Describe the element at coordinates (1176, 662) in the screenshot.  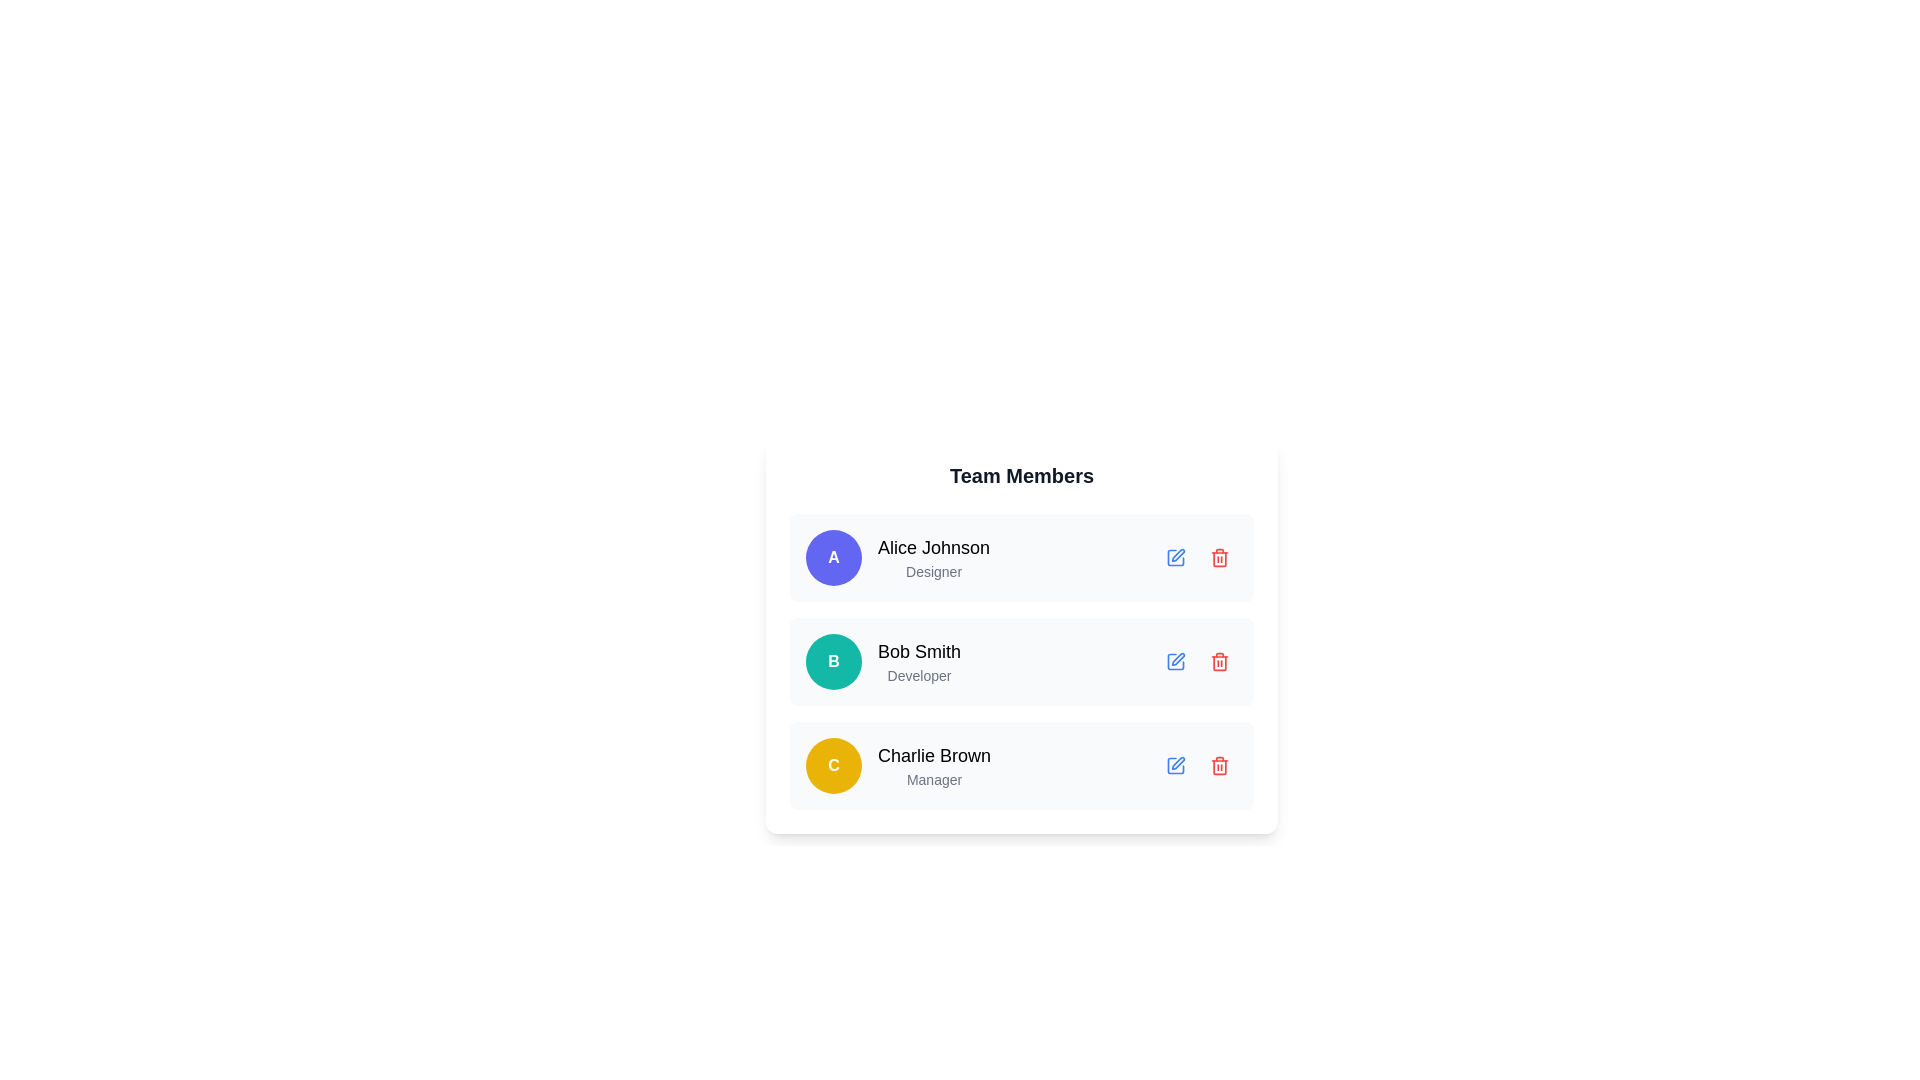
I see `the rectangular SVG icon representing an edit option for 'Bob Smith' in the 'Team Members' list` at that location.